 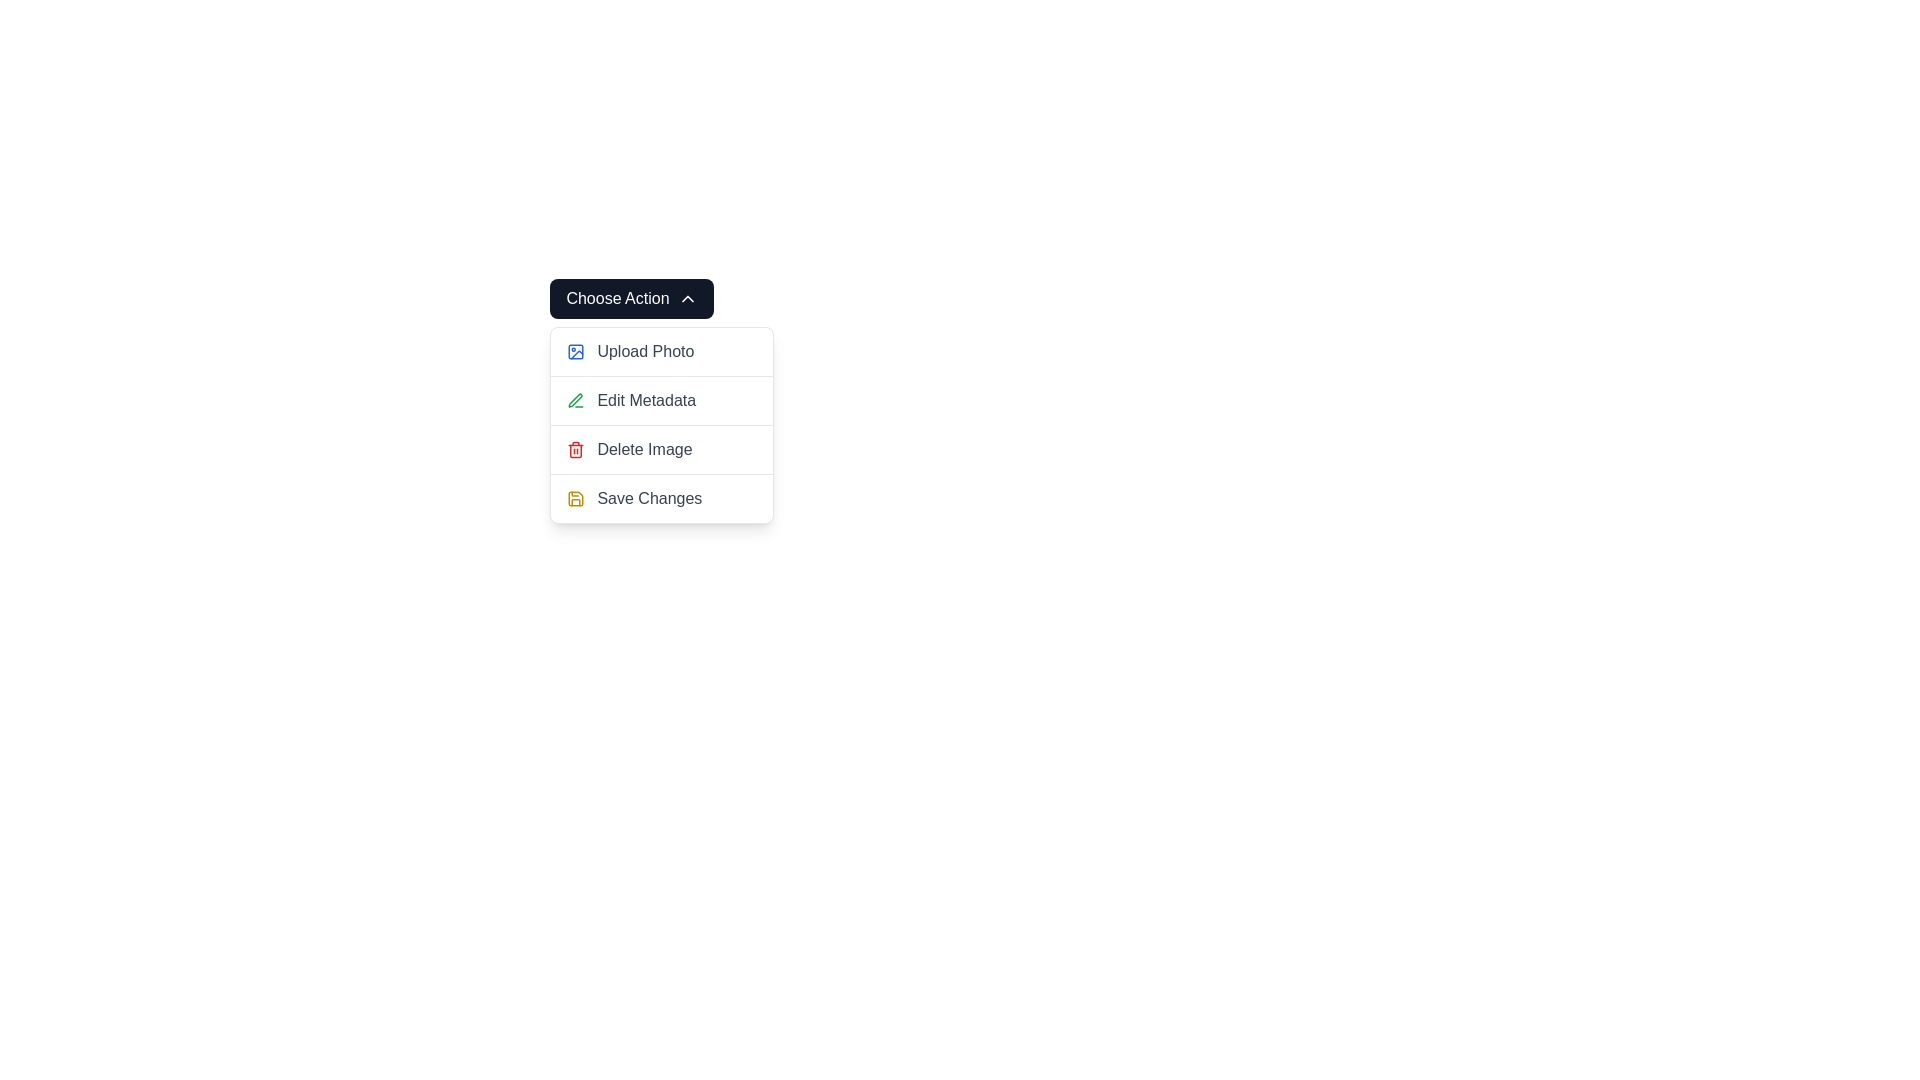 I want to click on the 'Save Changes' icon located in the dropdown menu under 'Choose Action', so click(x=575, y=497).